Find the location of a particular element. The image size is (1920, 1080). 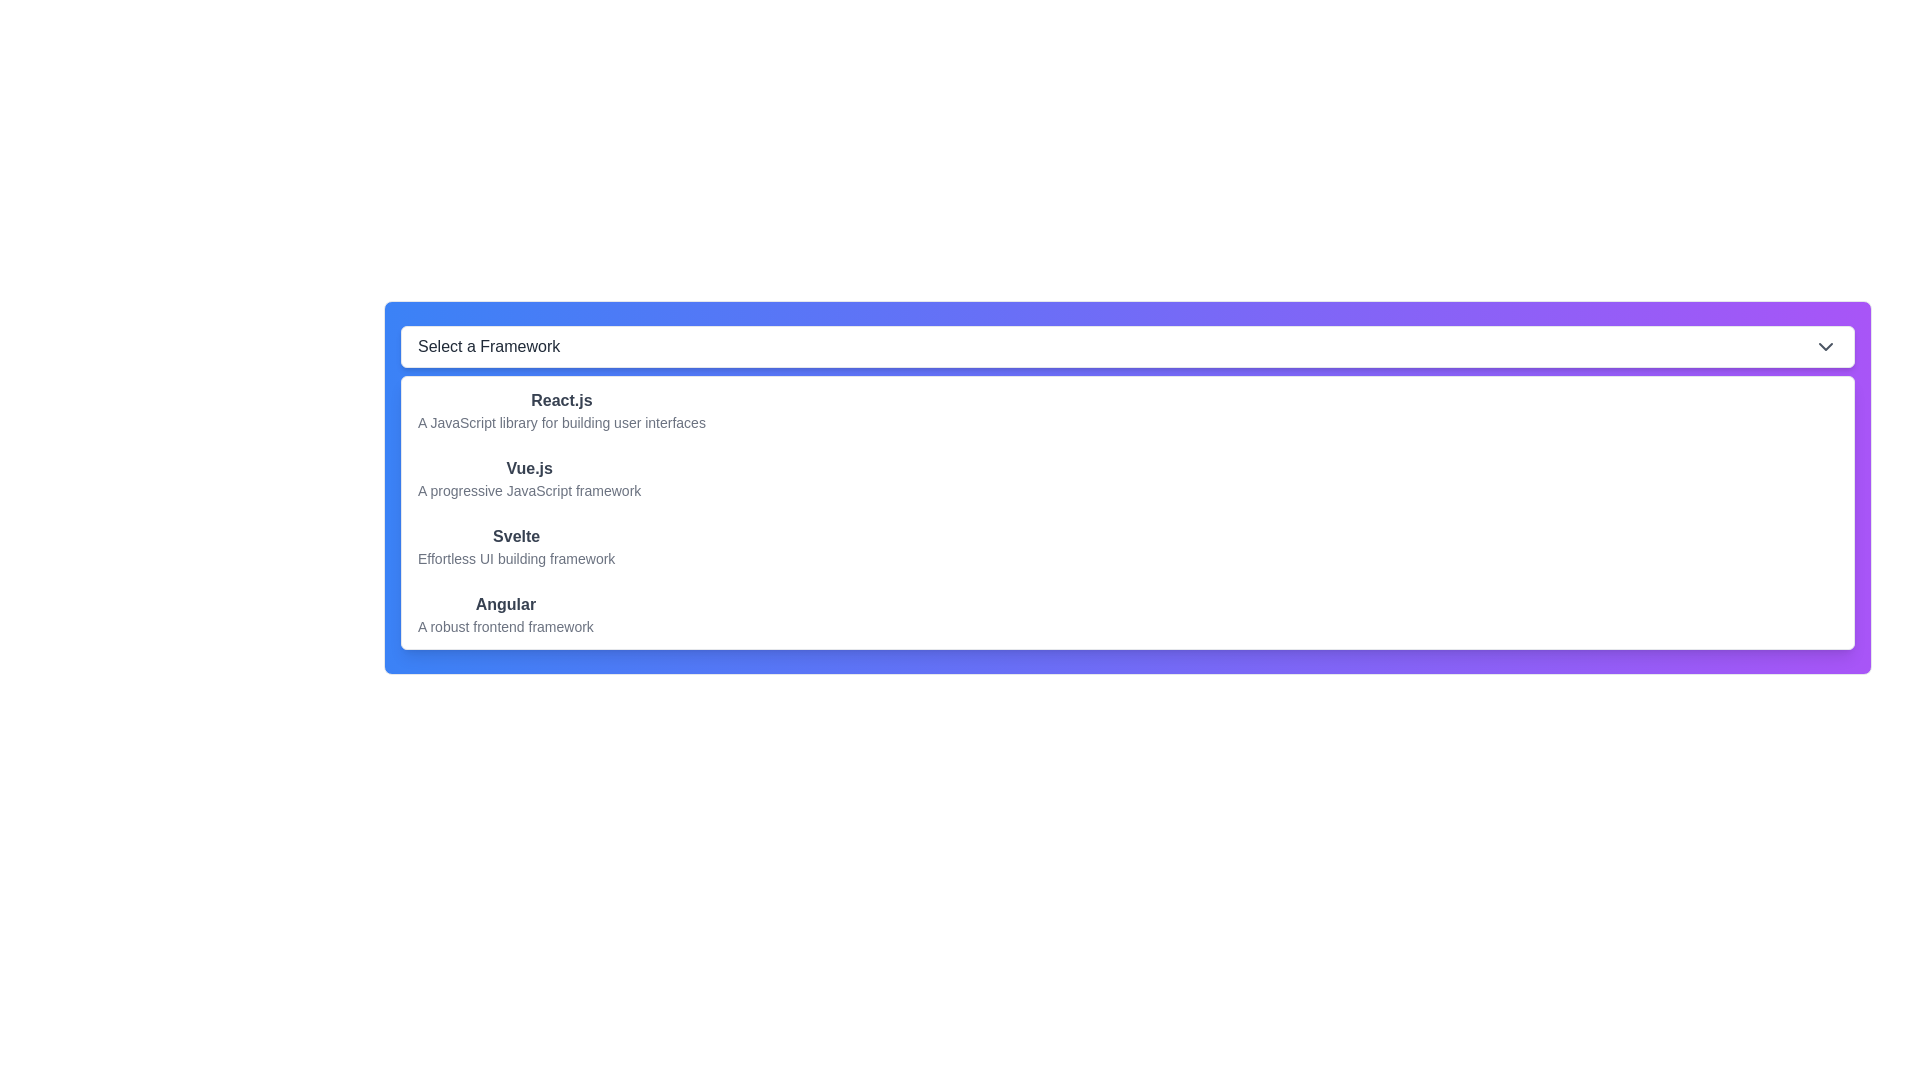

the descriptive text element that provides an overview of the 'Angular' framework, located beneath the 'Angular' header in the framework menu is located at coordinates (505, 626).